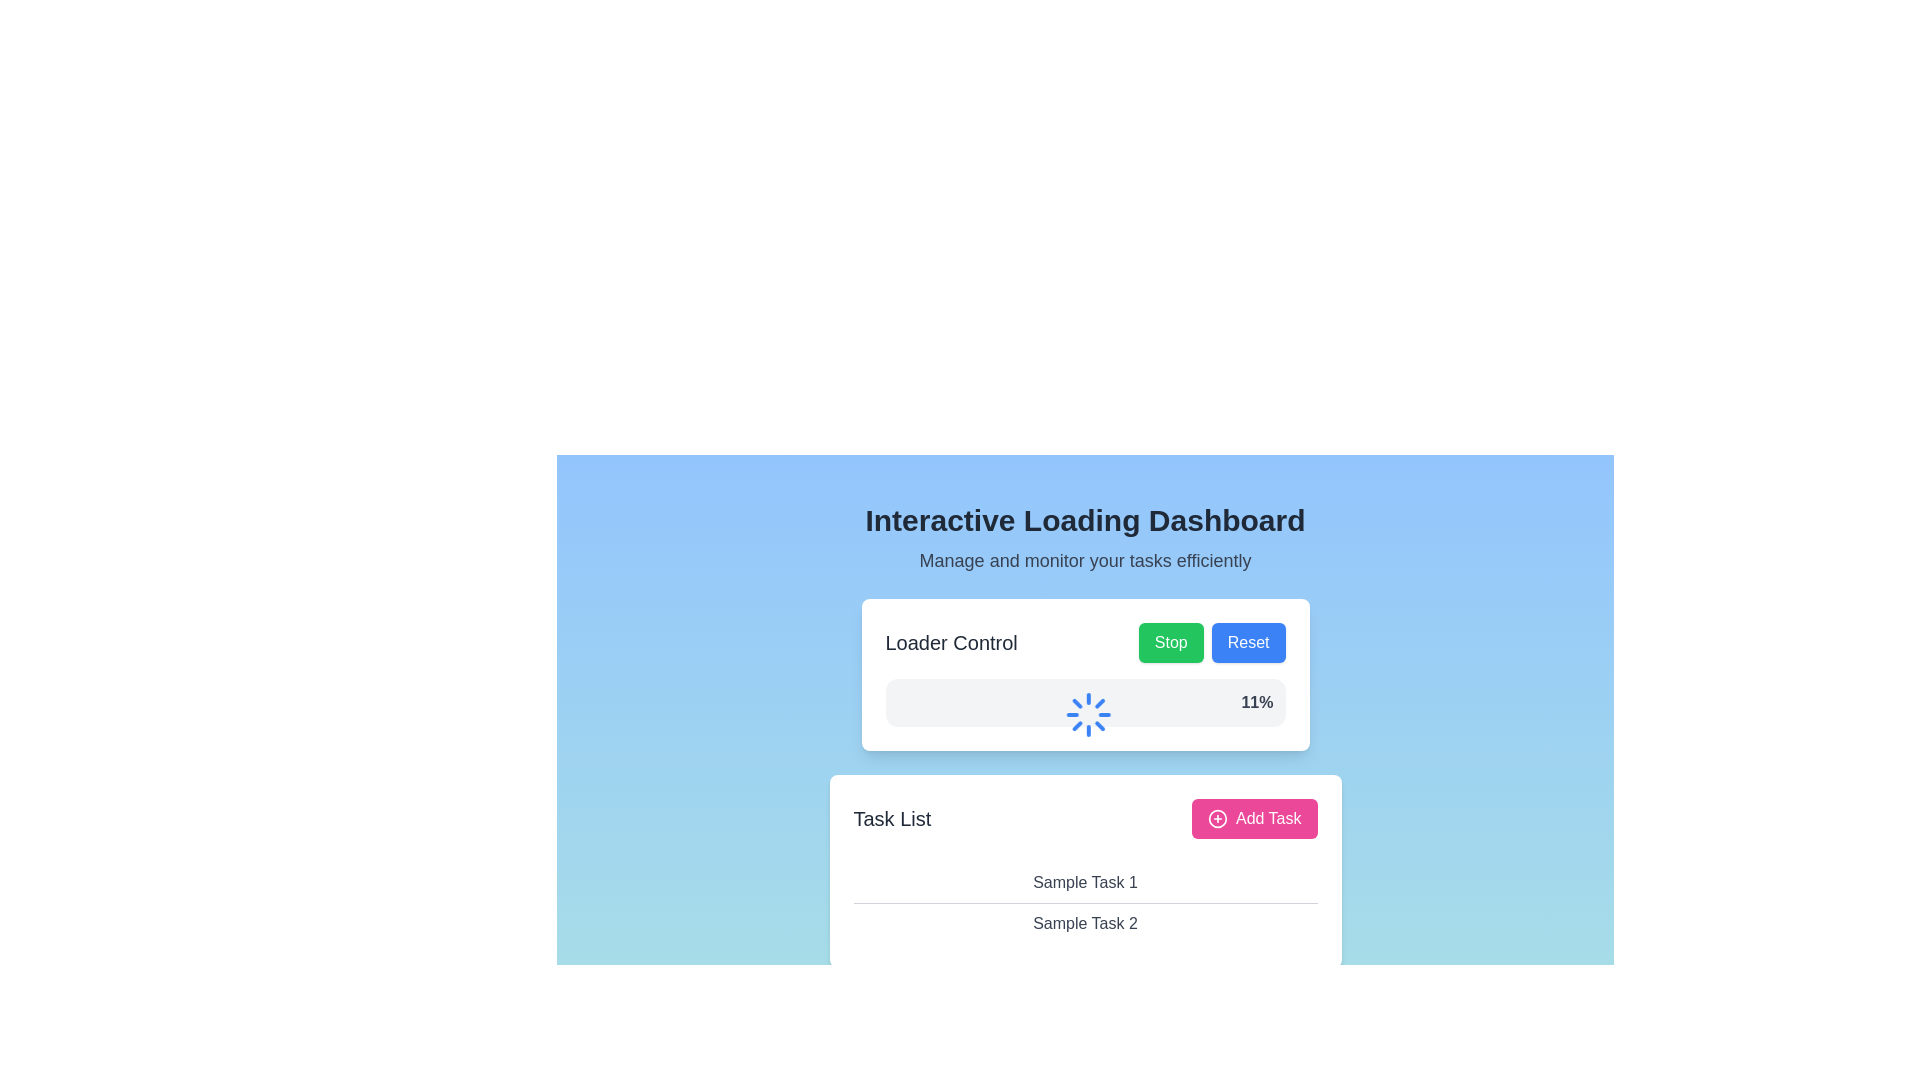 The image size is (1920, 1080). I want to click on text displayed in the heading that says 'Interactive Loading Dashboard', which is located at the top of the panel interface, so click(1084, 519).